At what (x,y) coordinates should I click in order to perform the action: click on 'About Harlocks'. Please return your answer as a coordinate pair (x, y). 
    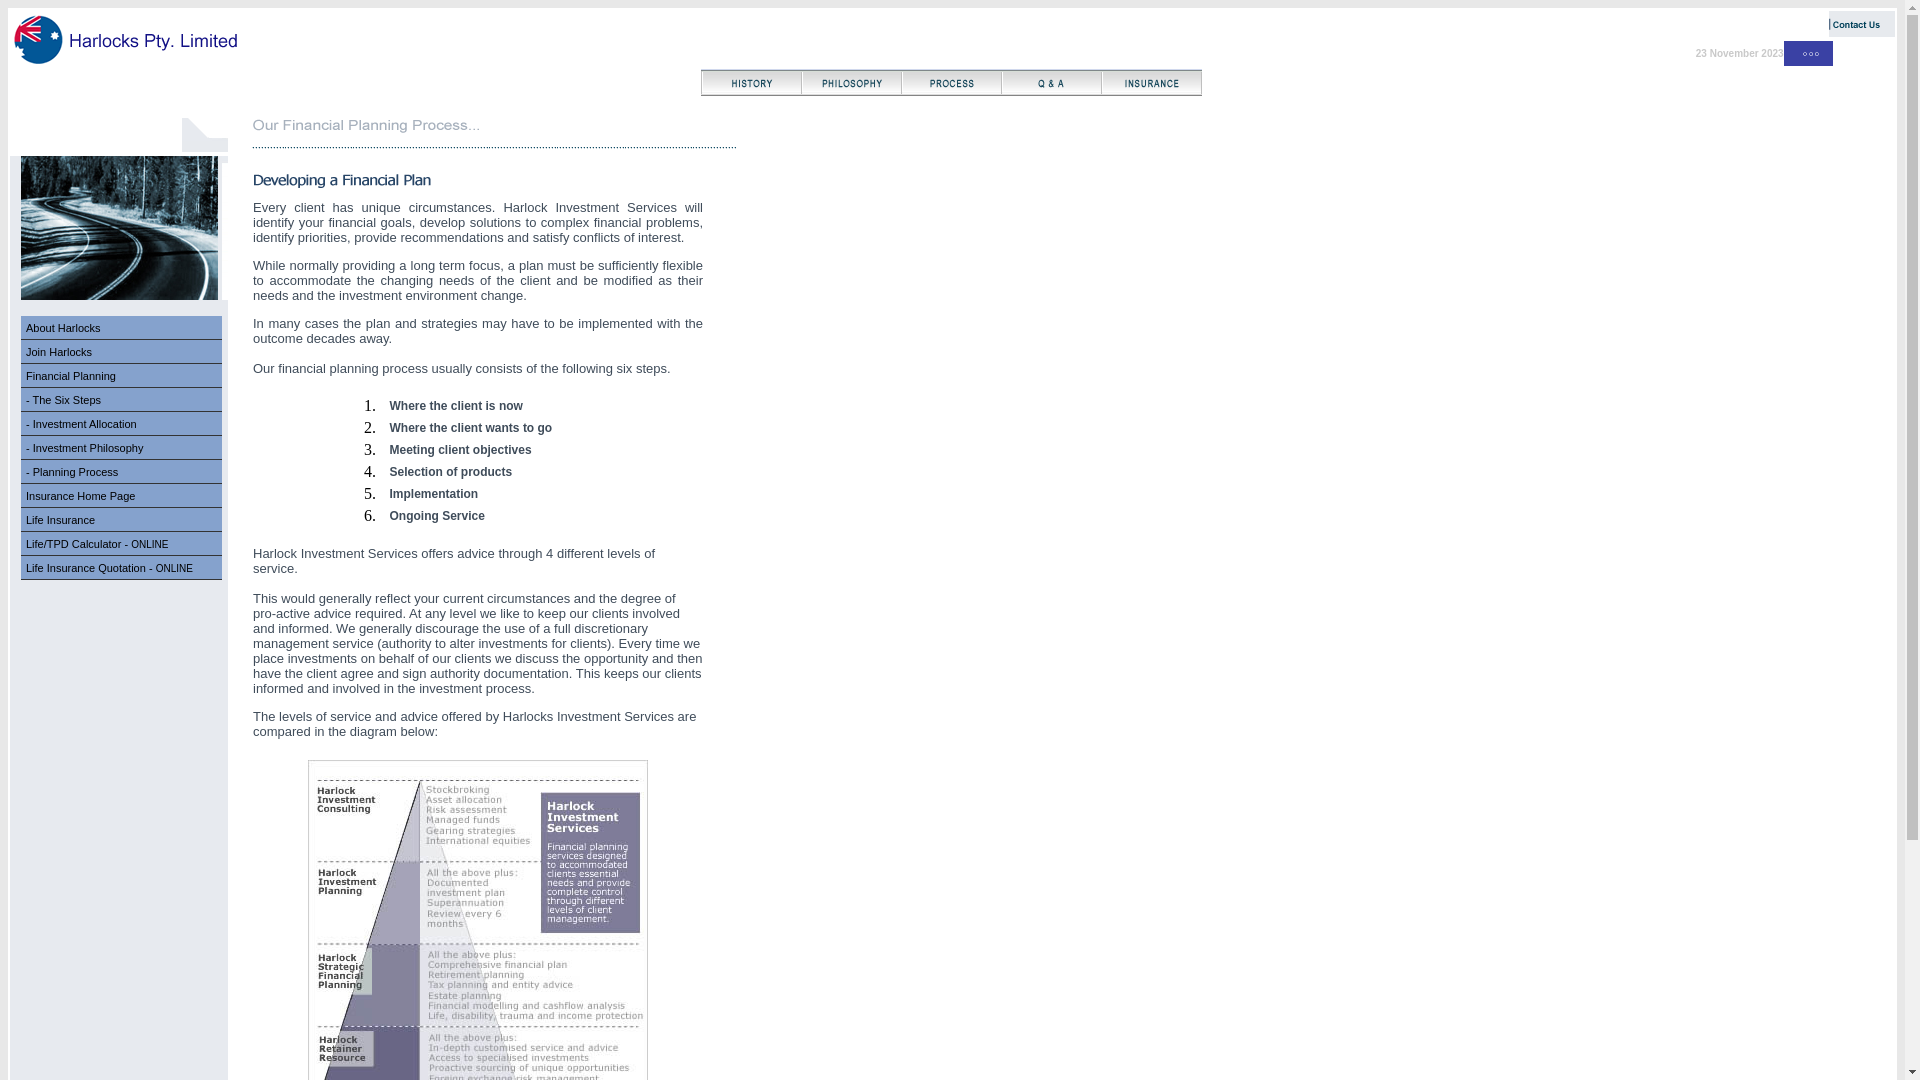
    Looking at the image, I should click on (63, 326).